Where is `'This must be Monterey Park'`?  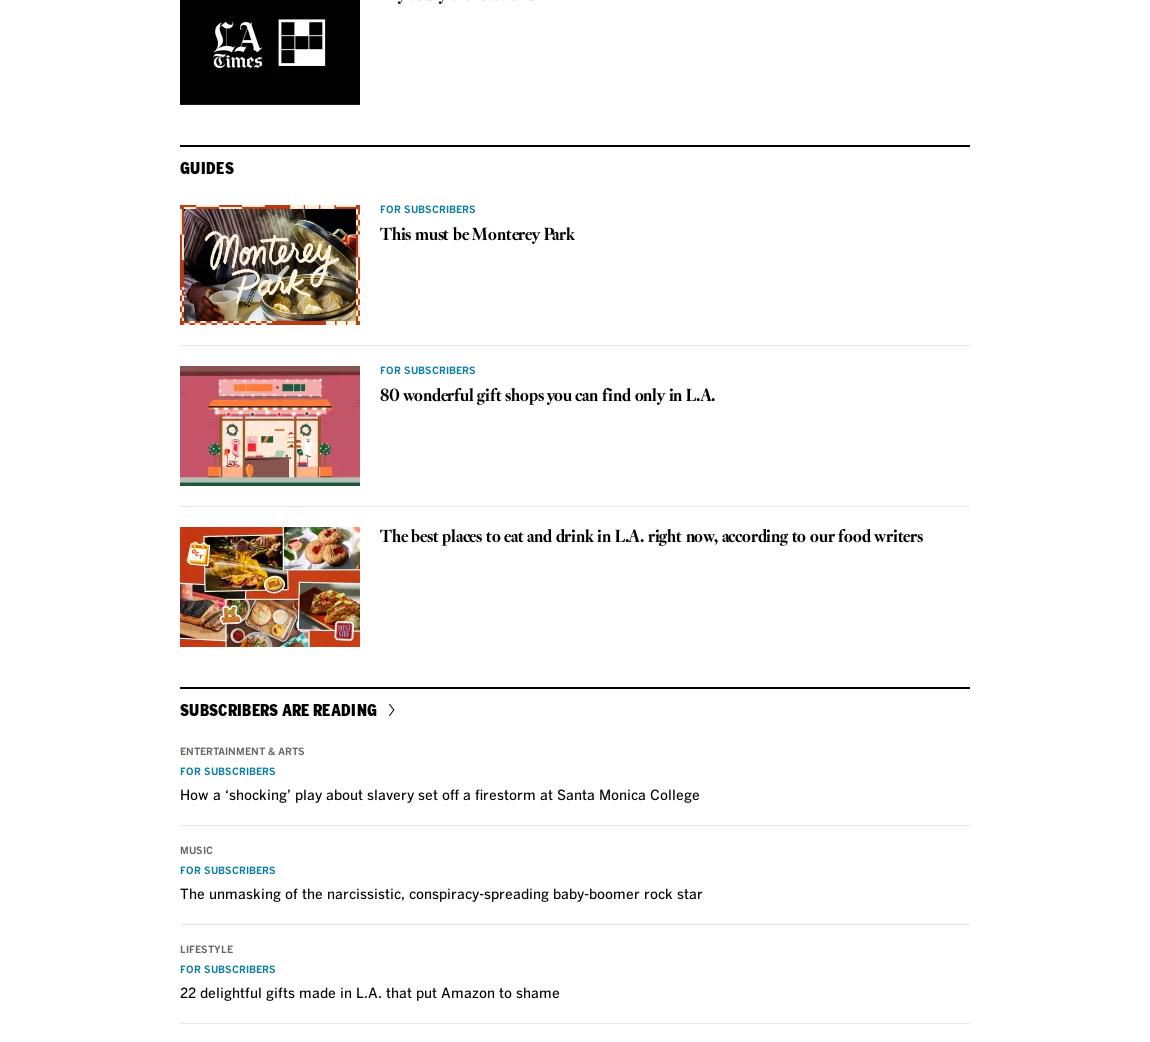 'This must be Monterey Park' is located at coordinates (379, 233).